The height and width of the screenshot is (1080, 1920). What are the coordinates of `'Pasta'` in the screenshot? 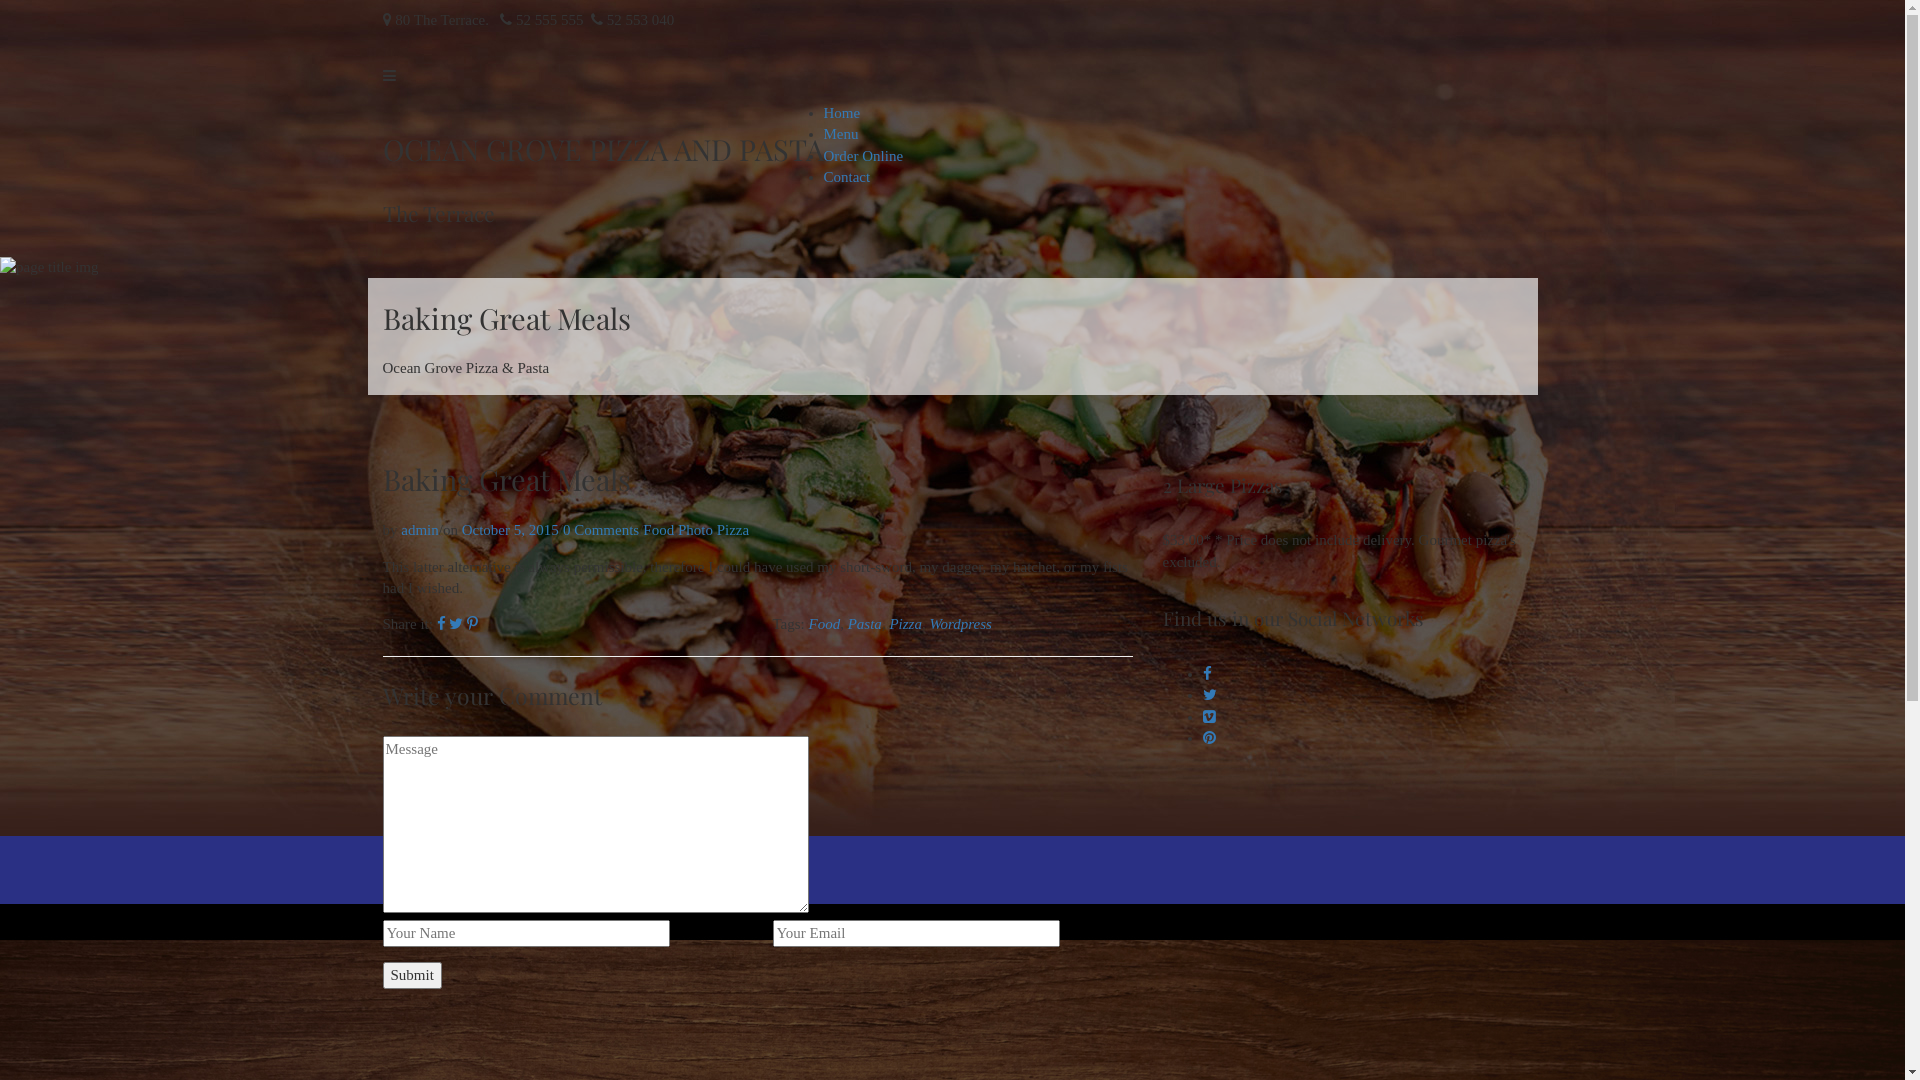 It's located at (864, 623).